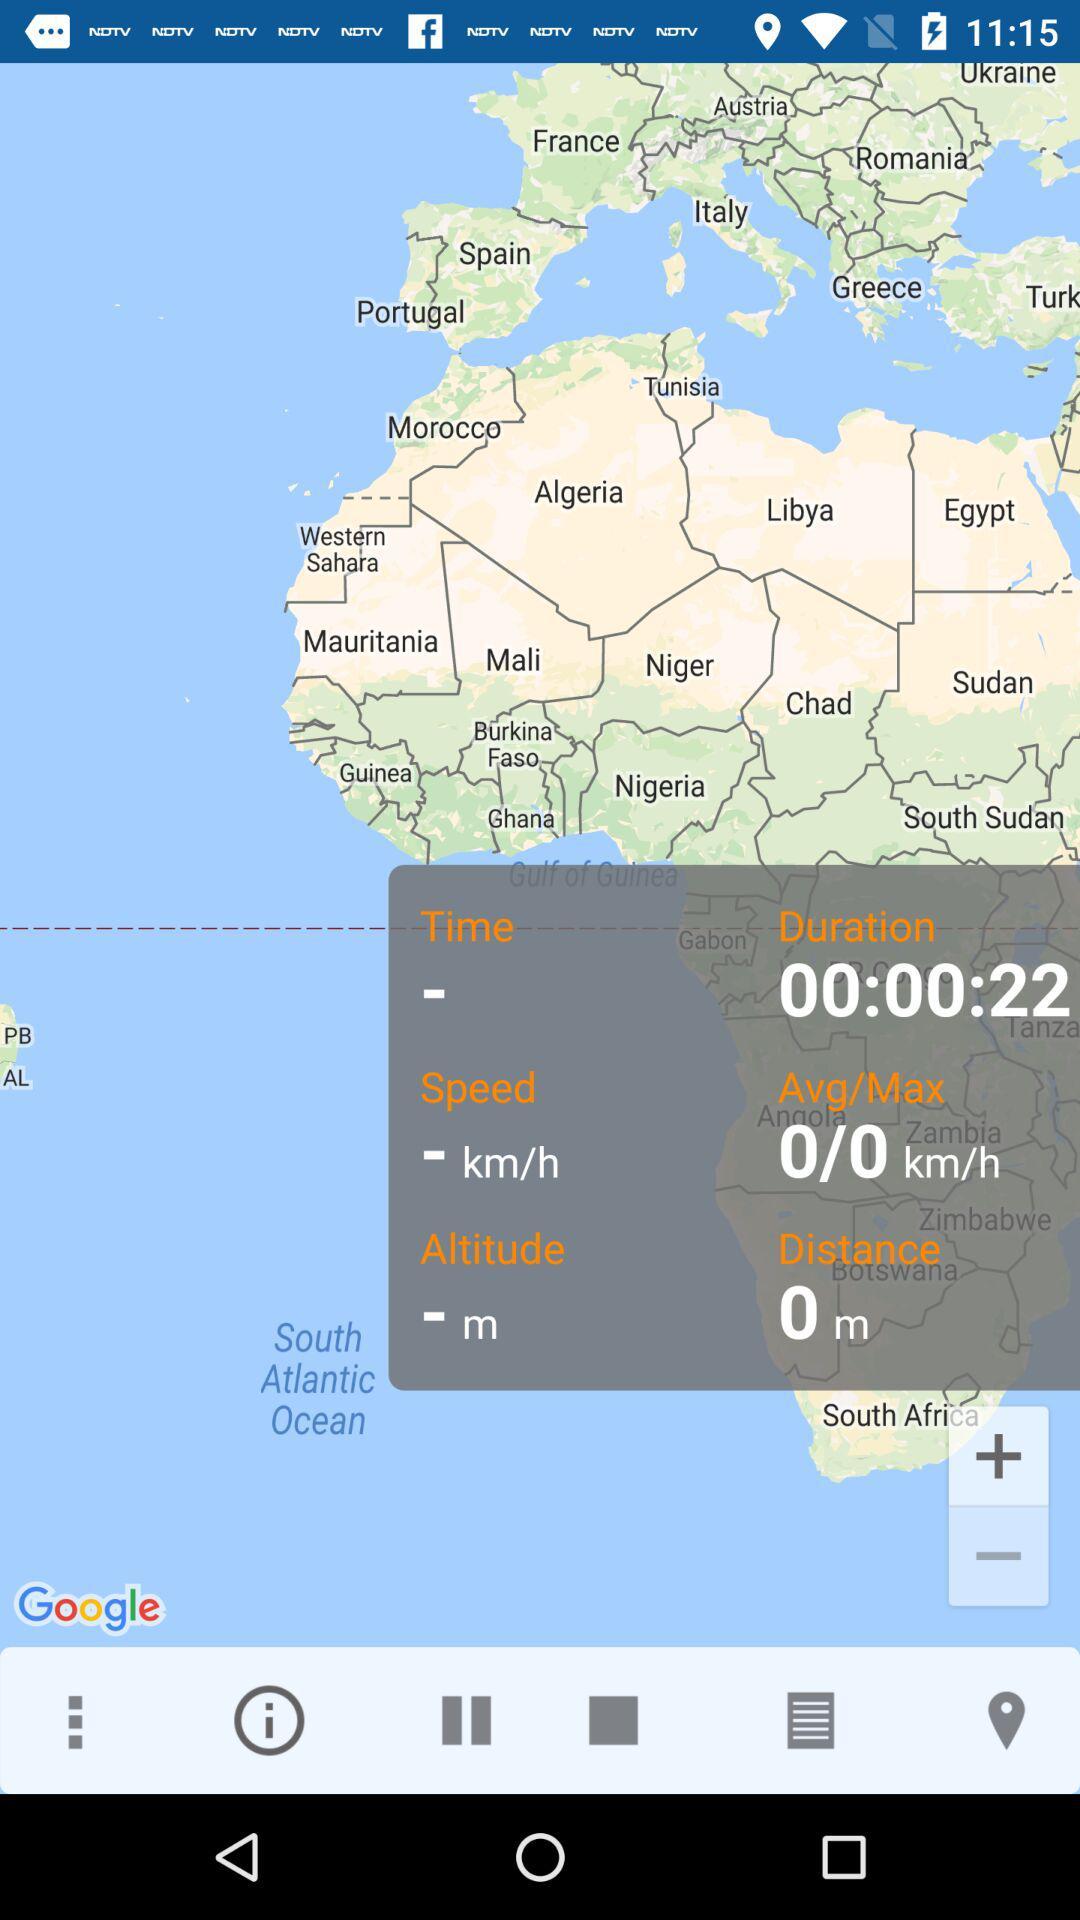 This screenshot has width=1080, height=1920. Describe the element at coordinates (466, 1719) in the screenshot. I see `the pause icon` at that location.